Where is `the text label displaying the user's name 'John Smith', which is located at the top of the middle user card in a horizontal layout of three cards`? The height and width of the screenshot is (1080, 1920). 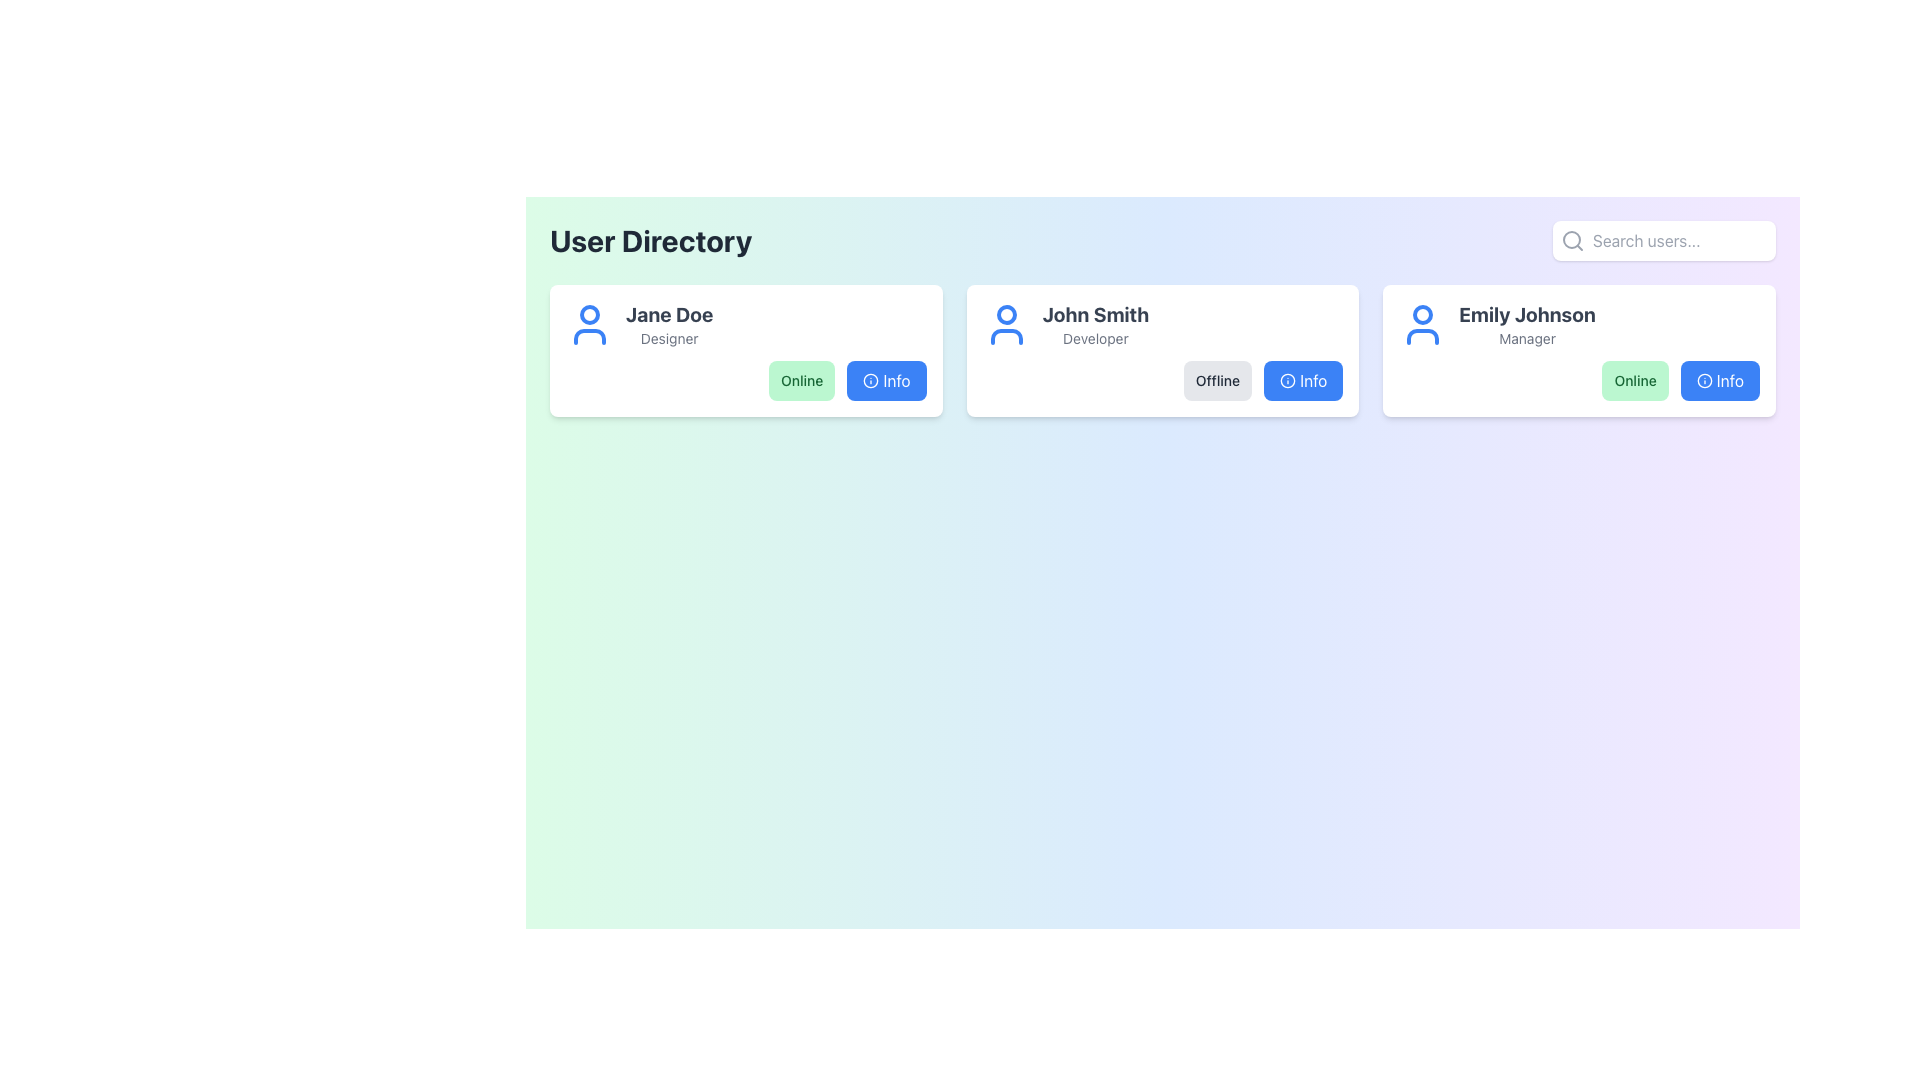
the text label displaying the user's name 'John Smith', which is located at the top of the middle user card in a horizontal layout of three cards is located at coordinates (1094, 315).